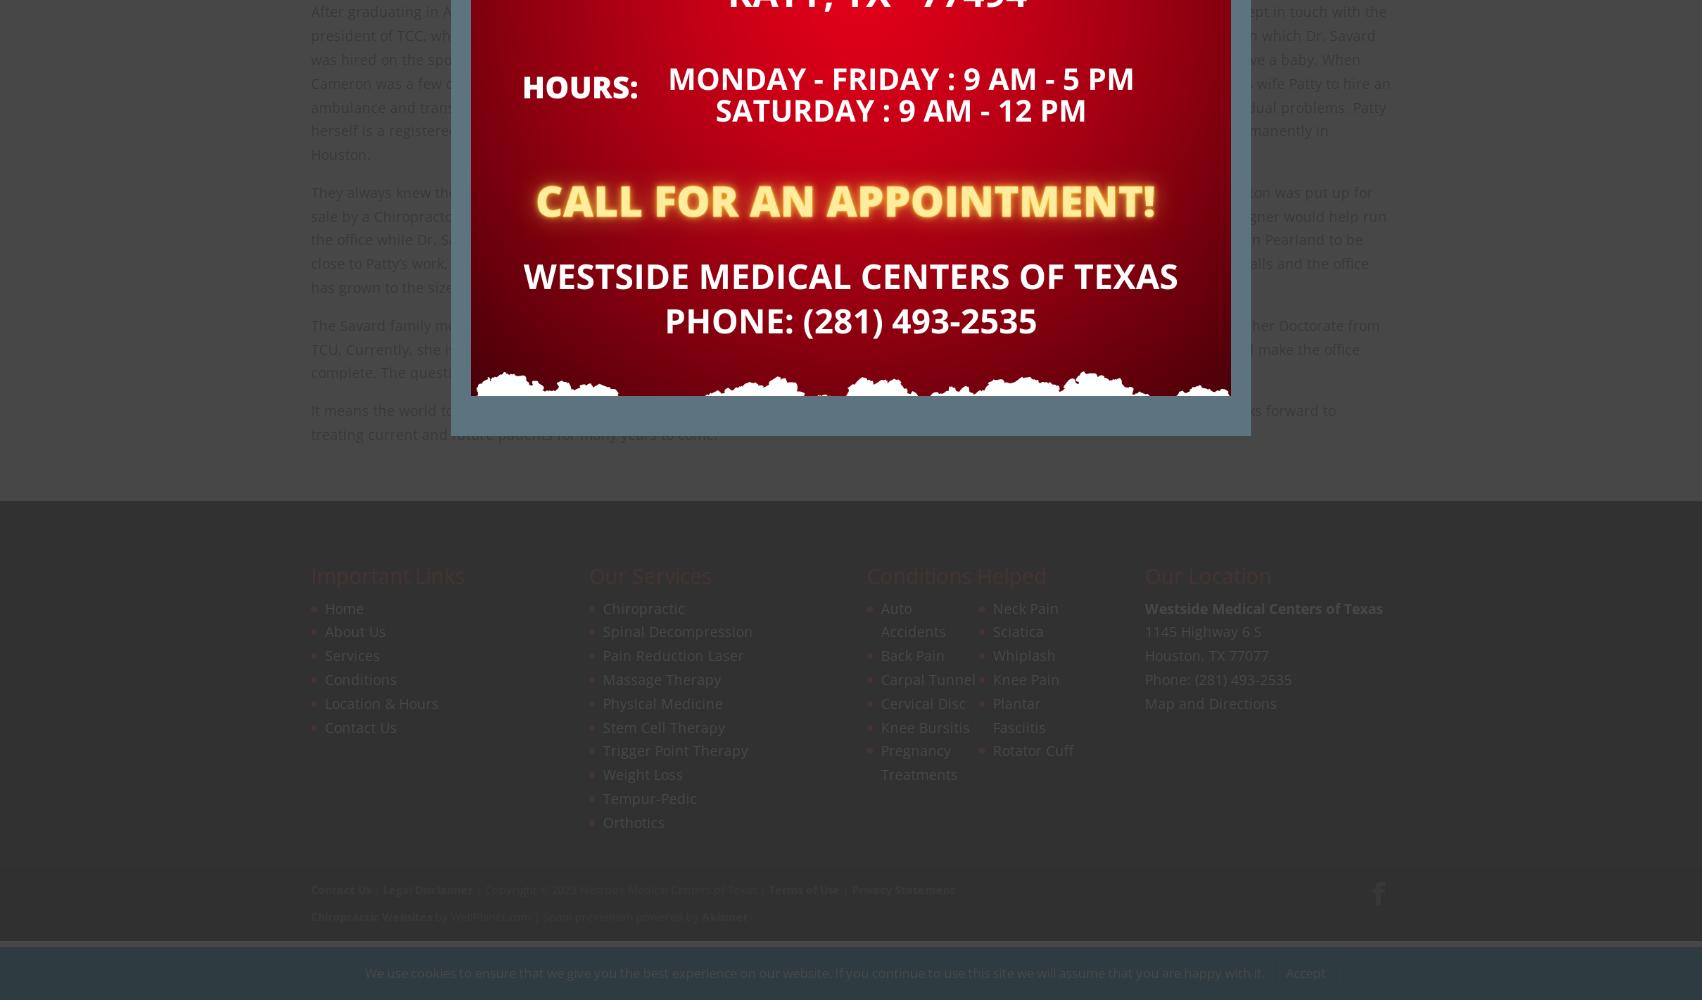 This screenshot has height=1000, width=1702. Describe the element at coordinates (880, 725) in the screenshot. I see `'Knee Bursitis'` at that location.